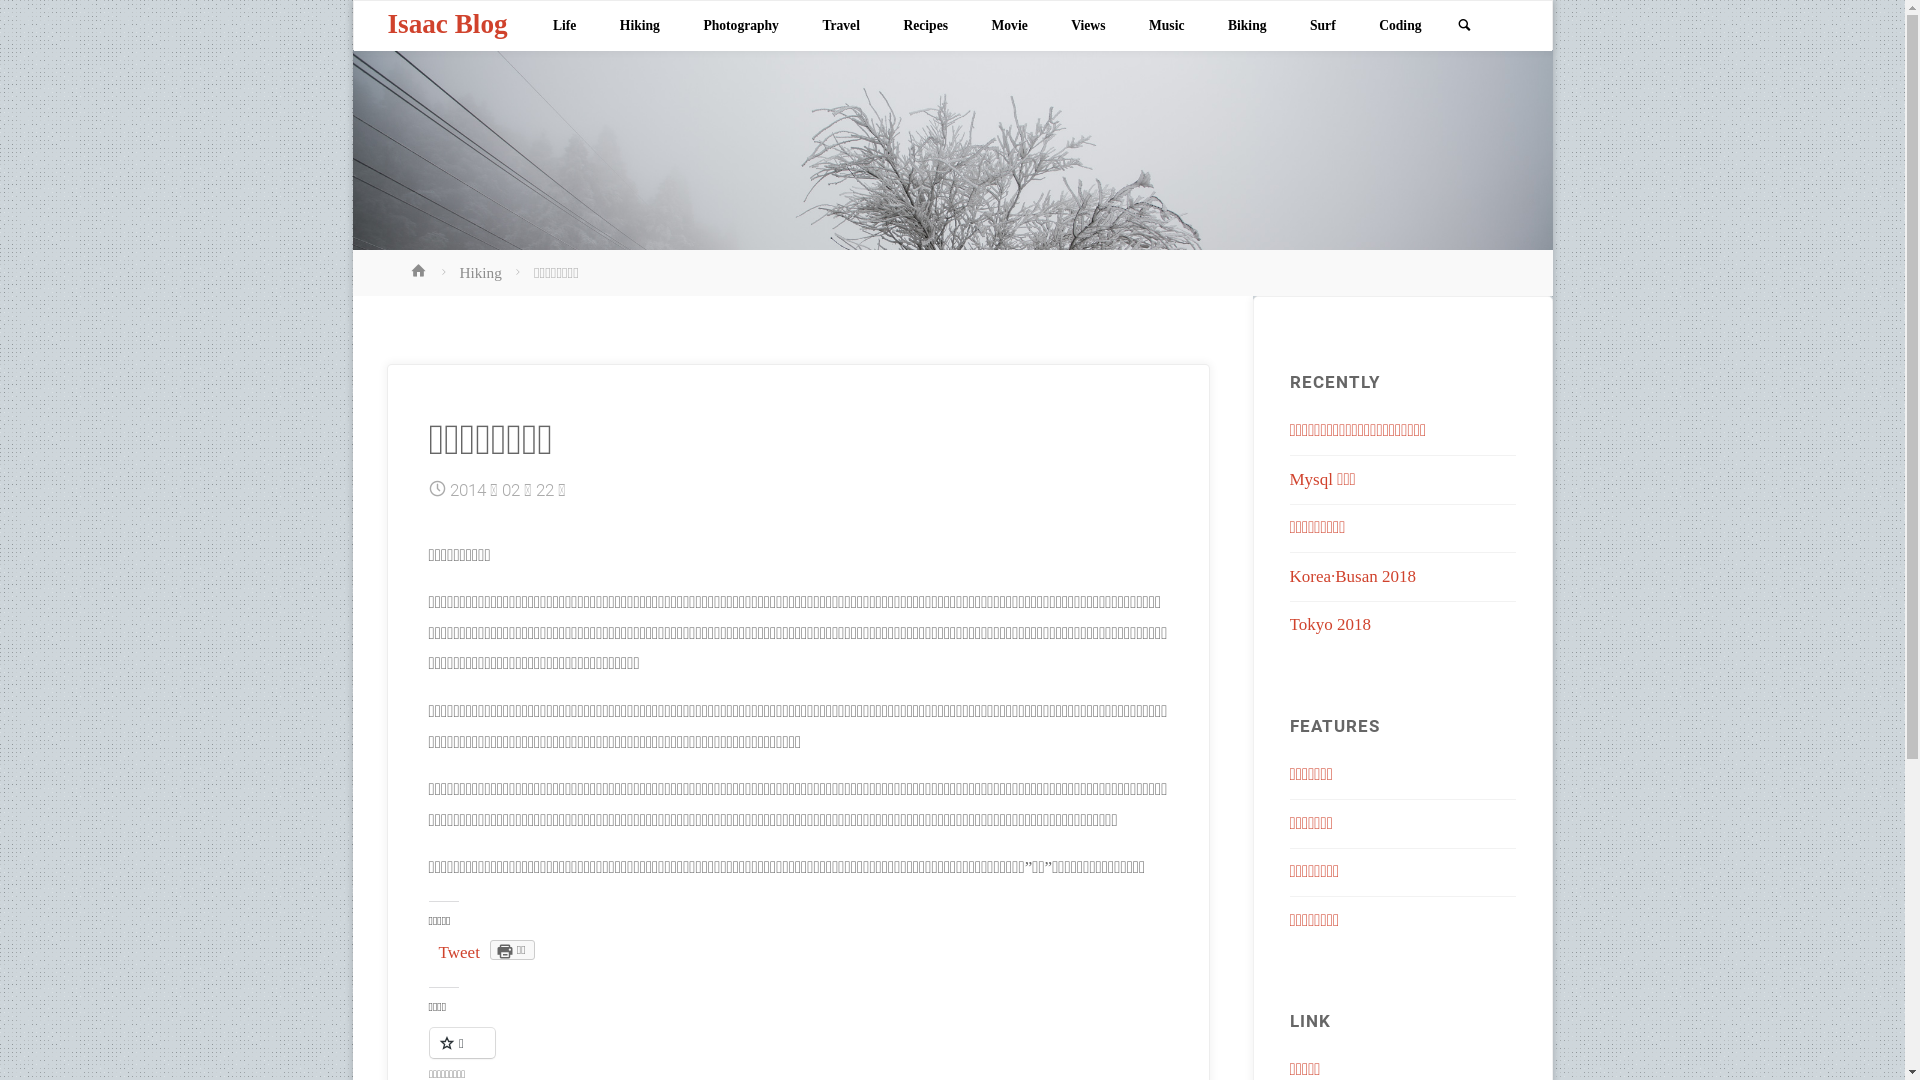 Image resolution: width=1920 pixels, height=1080 pixels. I want to click on 'Views', so click(1087, 26).